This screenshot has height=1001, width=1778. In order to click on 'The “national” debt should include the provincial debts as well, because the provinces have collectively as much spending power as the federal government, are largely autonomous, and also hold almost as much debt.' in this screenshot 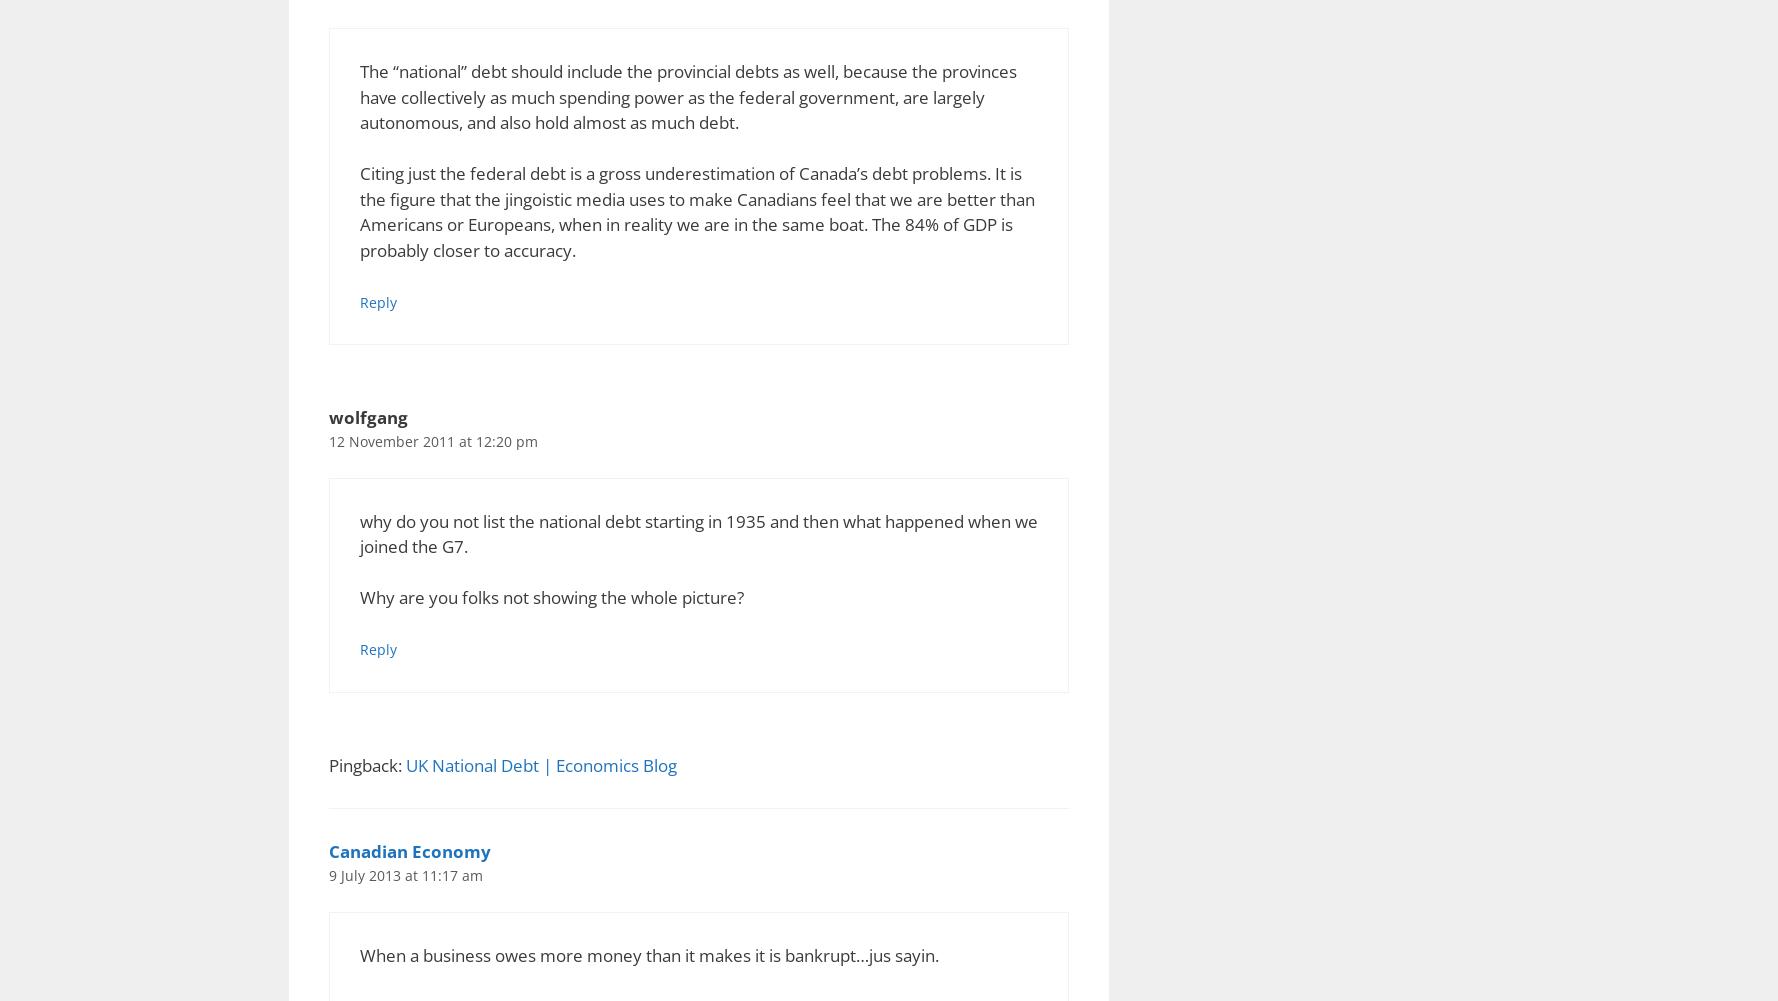, I will do `click(359, 95)`.